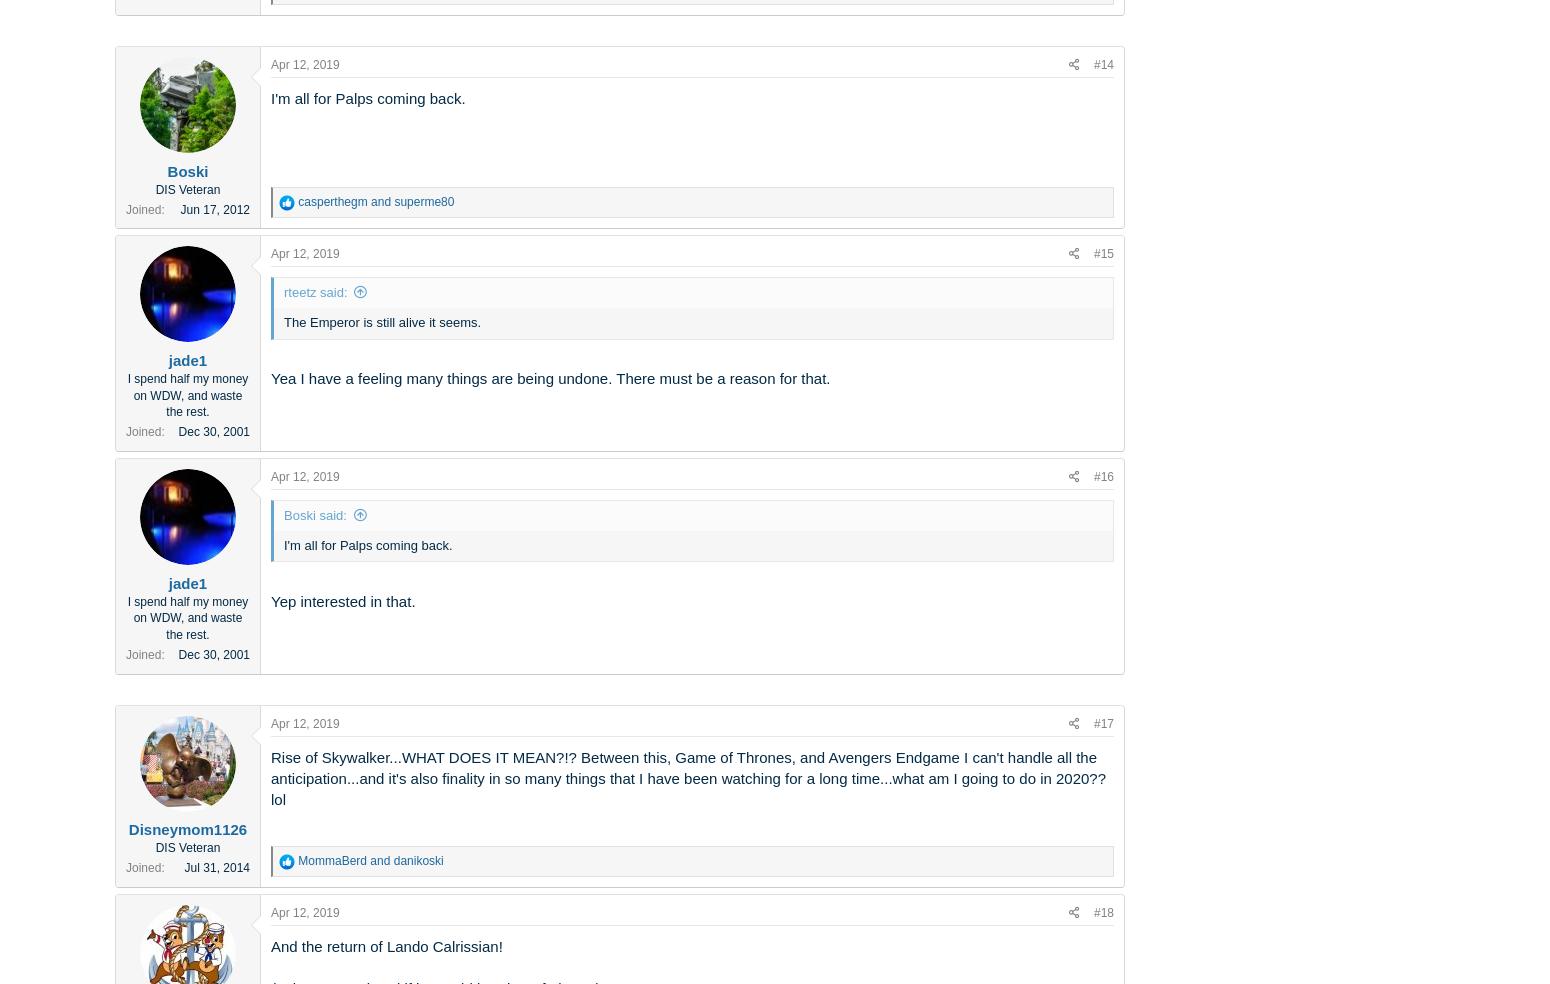 Image resolution: width=1550 pixels, height=984 pixels. Describe the element at coordinates (550, 378) in the screenshot. I see `'Yea I have a feeling many things are being undone. There must be a reason for that.'` at that location.